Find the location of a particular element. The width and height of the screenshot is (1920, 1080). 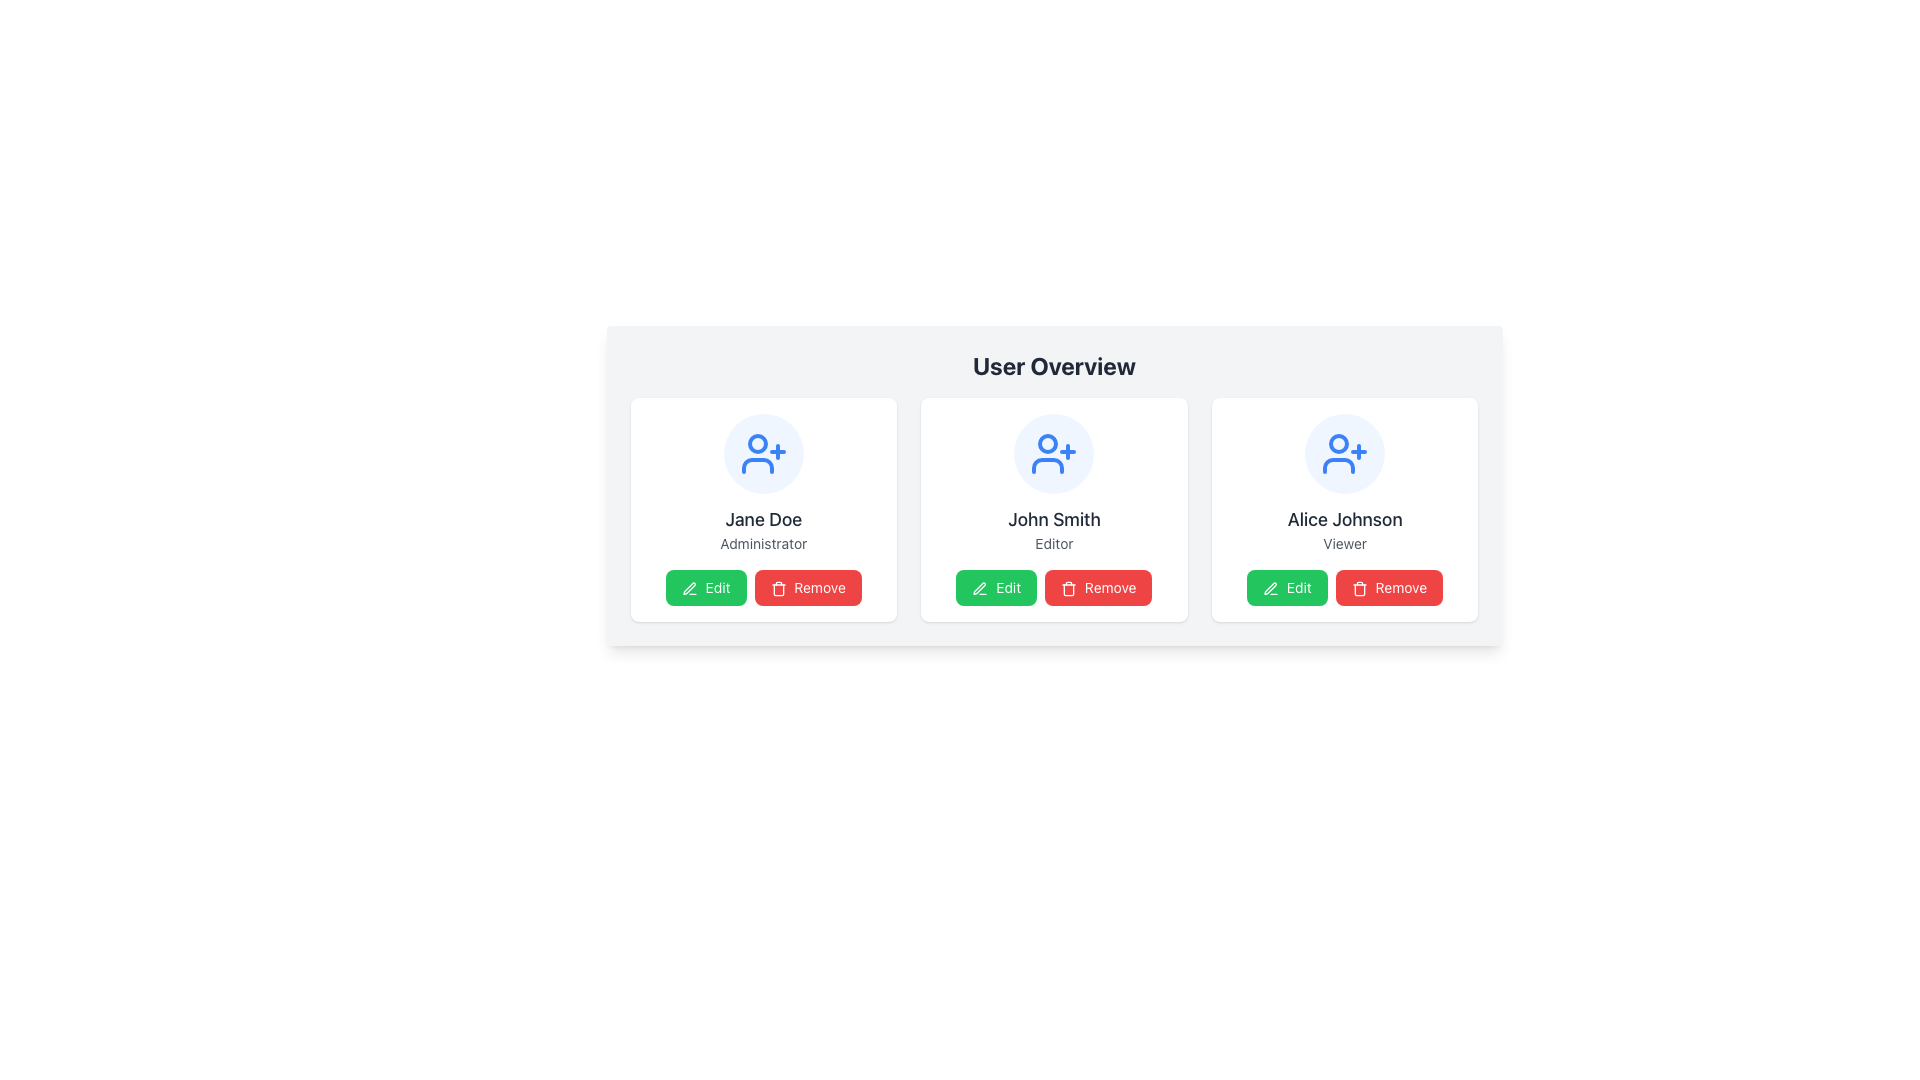

the 'Viewer' text label that indicates the user's role, located below 'Alice Johnson' and above the buttons group in the user card for Alice Johnson is located at coordinates (1345, 543).